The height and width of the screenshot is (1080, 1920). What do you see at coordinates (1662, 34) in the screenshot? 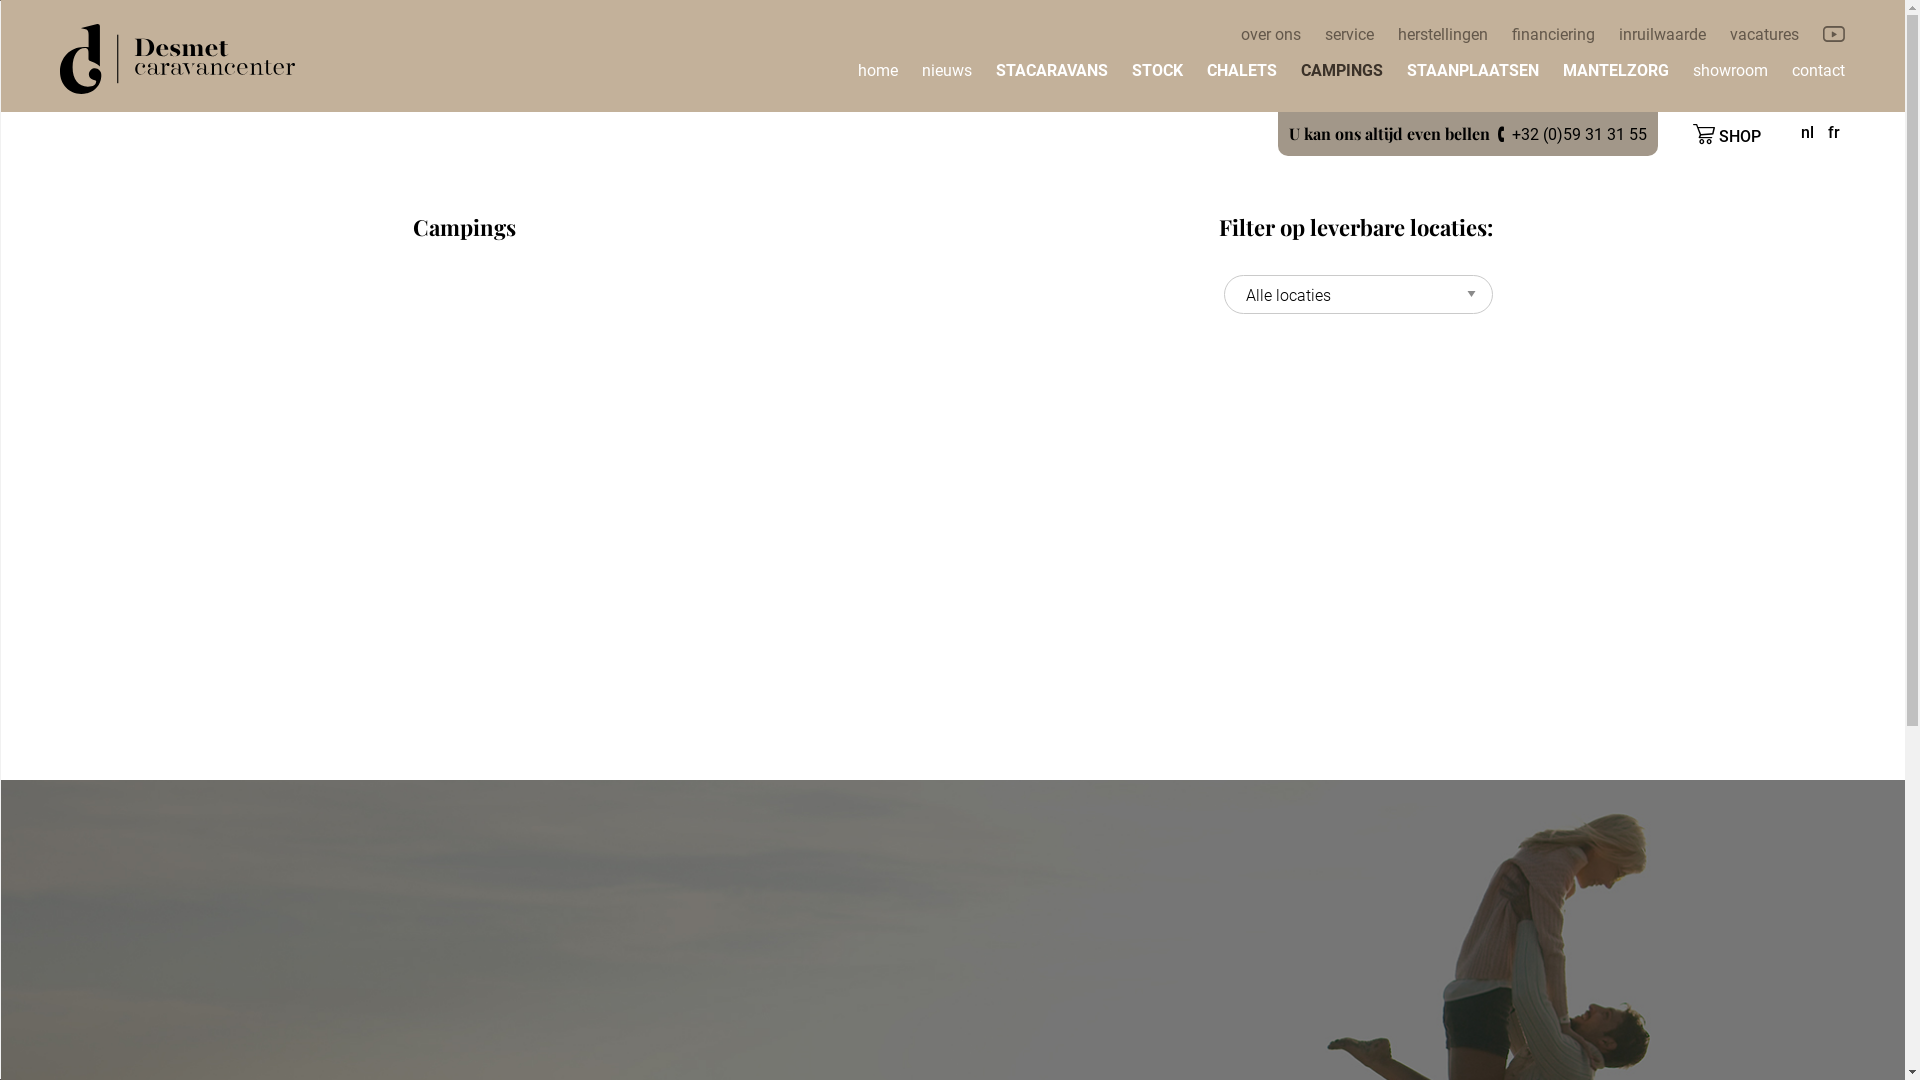
I see `'inruilwaarde'` at bounding box center [1662, 34].